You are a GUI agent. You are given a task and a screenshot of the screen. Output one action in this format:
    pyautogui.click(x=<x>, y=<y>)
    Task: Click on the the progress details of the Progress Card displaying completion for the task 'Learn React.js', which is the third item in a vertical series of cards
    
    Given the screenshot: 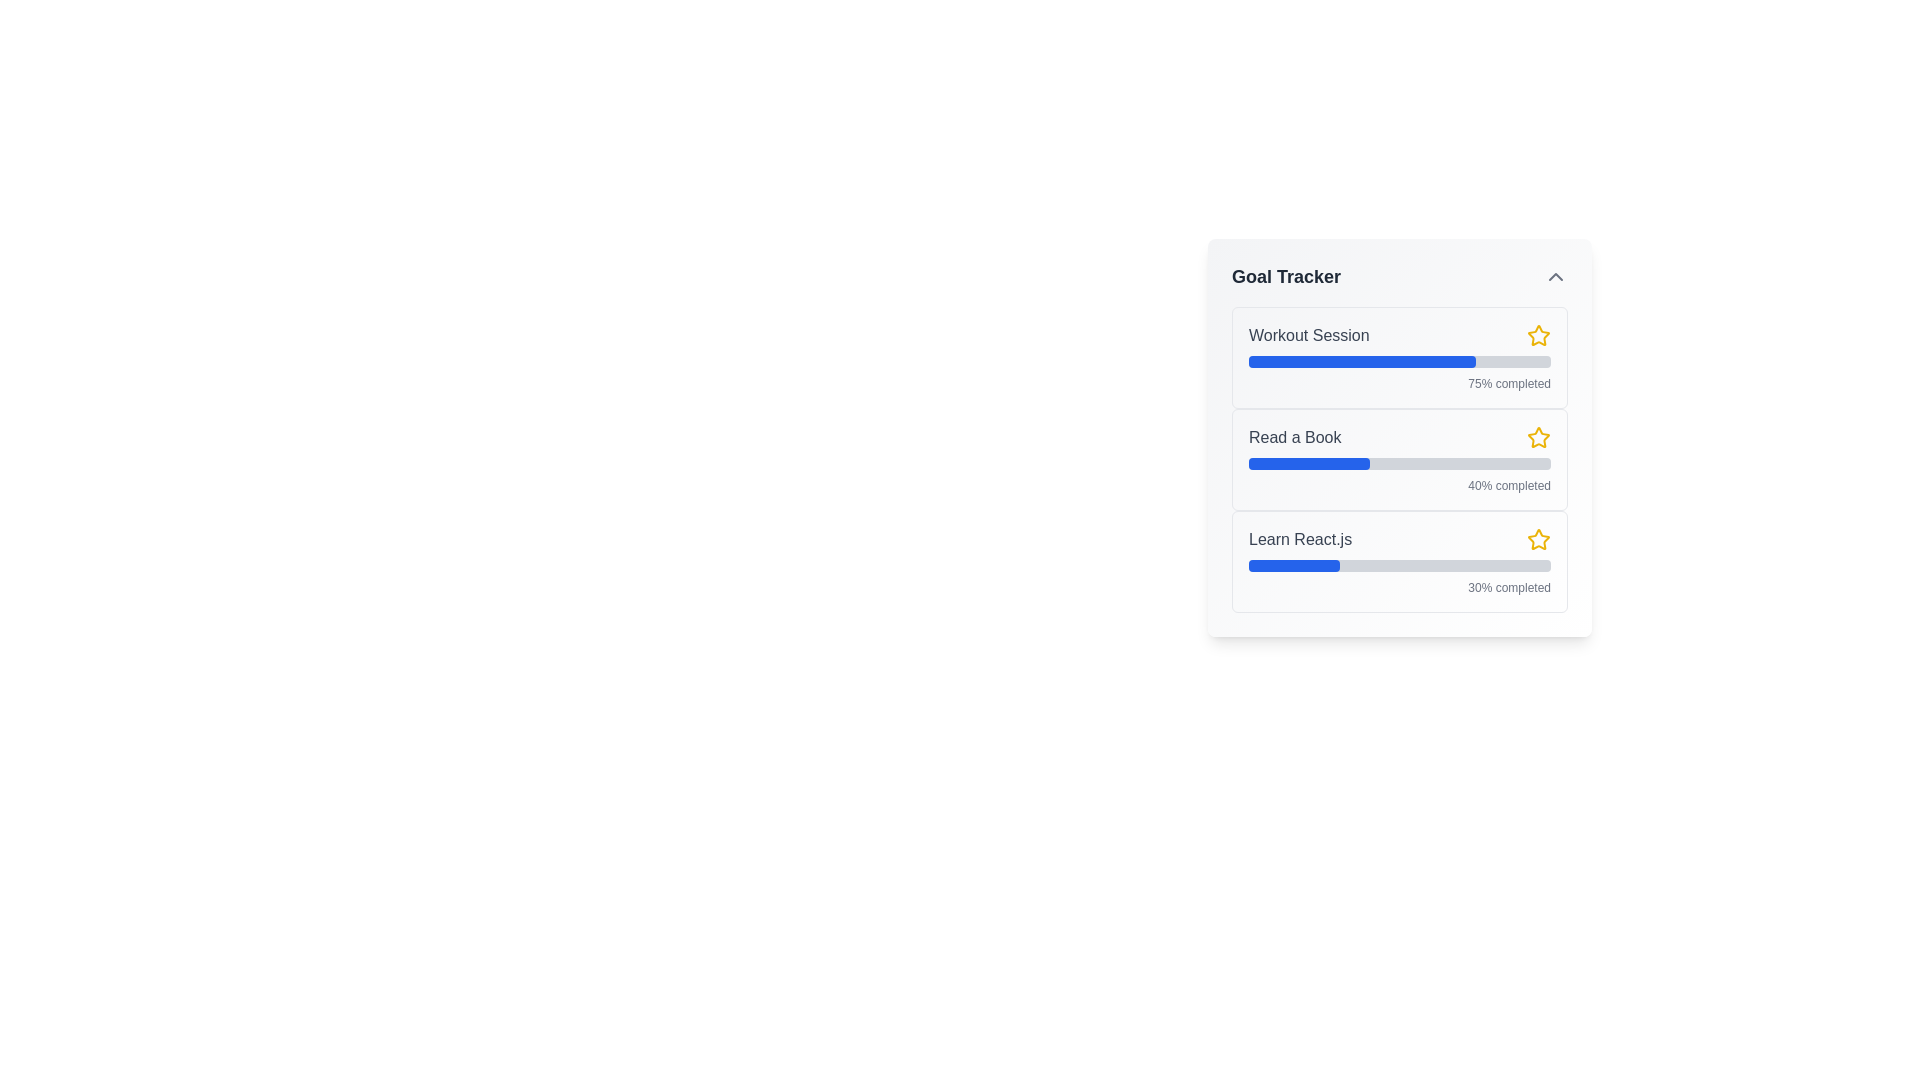 What is the action you would take?
    pyautogui.click(x=1399, y=562)
    